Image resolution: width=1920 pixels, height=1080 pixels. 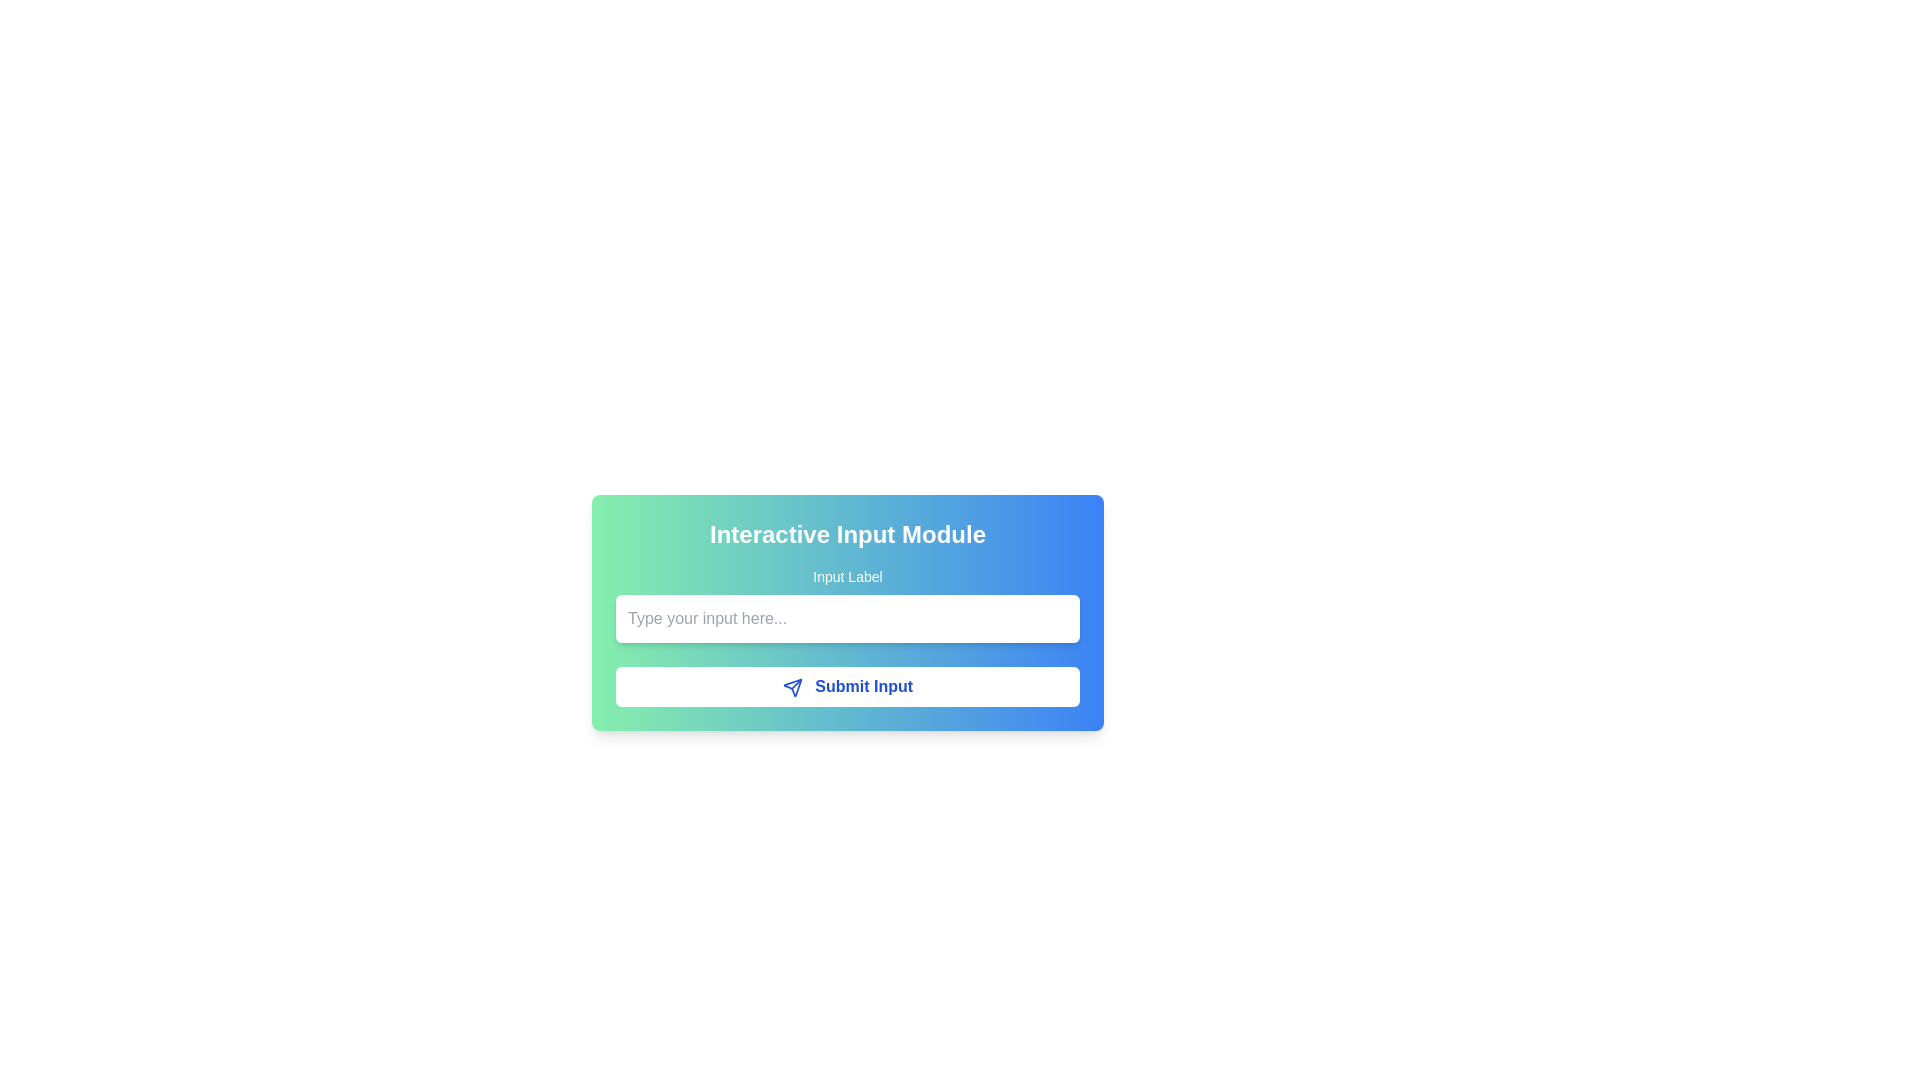 I want to click on the visual appearance of the SVG Circle element, which is a circular component within an informational icon located near the top-right corner of the text input field labeled 'Input Label.', so click(x=1055, y=617).